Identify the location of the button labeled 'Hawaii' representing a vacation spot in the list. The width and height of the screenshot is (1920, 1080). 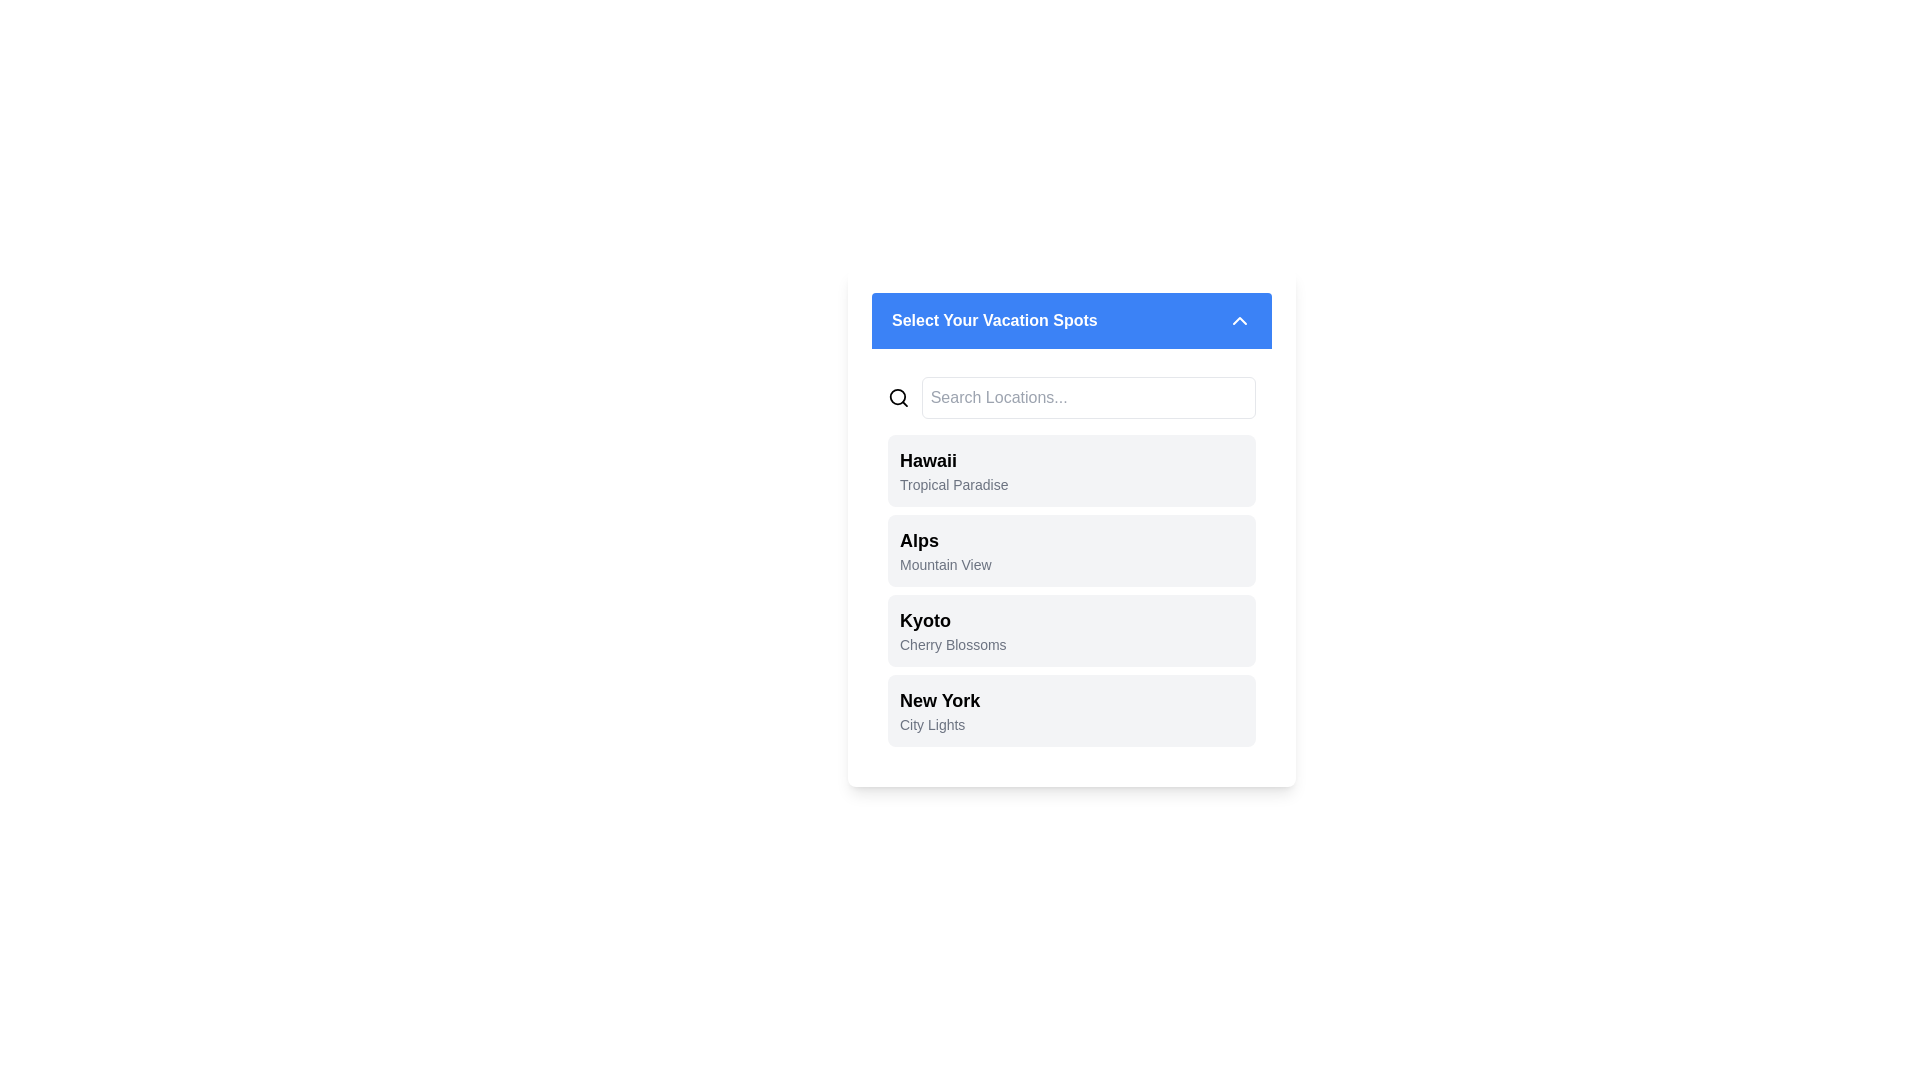
(1070, 470).